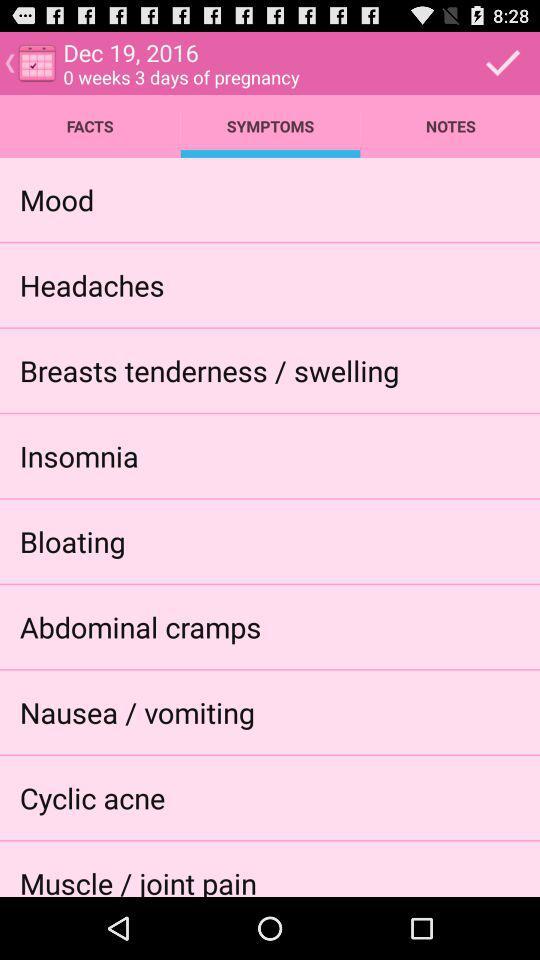 The image size is (540, 960). What do you see at coordinates (71, 541) in the screenshot?
I see `bloating icon` at bounding box center [71, 541].